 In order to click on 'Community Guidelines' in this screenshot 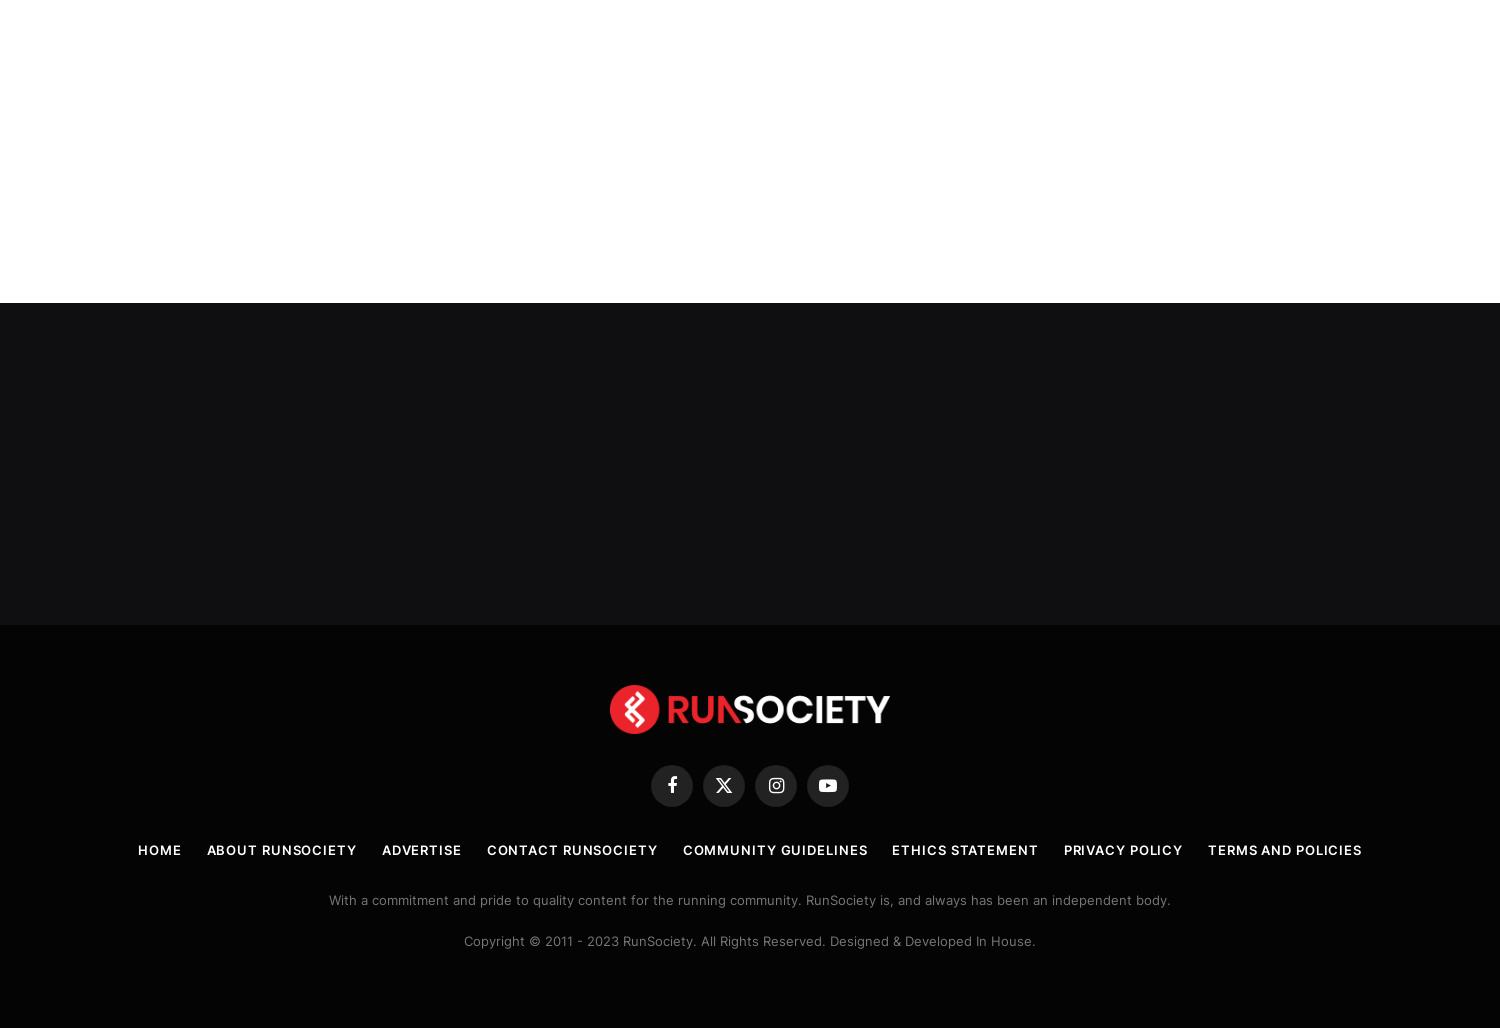, I will do `click(774, 846)`.